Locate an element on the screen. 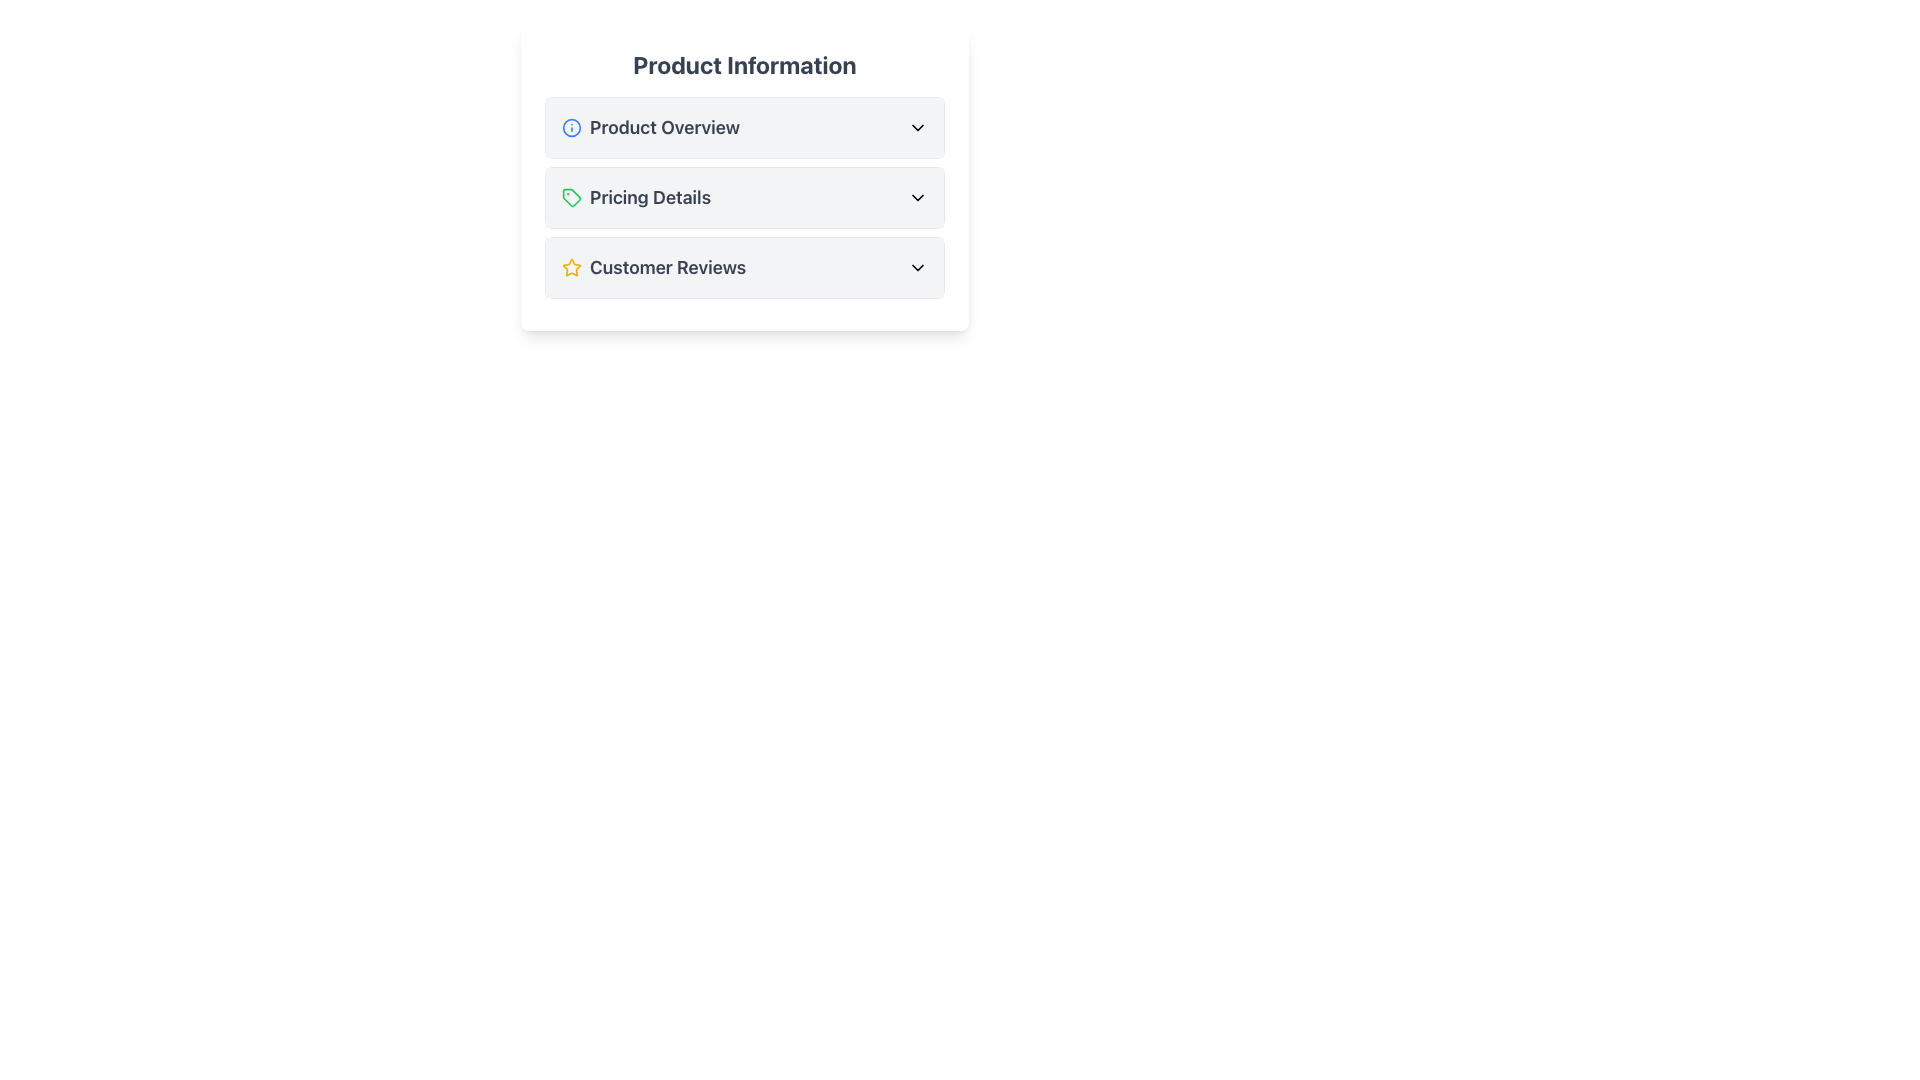  the Toggle Button that expands or collapses the 'Customer Reviews' section, positioned under 'Pricing Details' and above subsequent content is located at coordinates (743, 266).